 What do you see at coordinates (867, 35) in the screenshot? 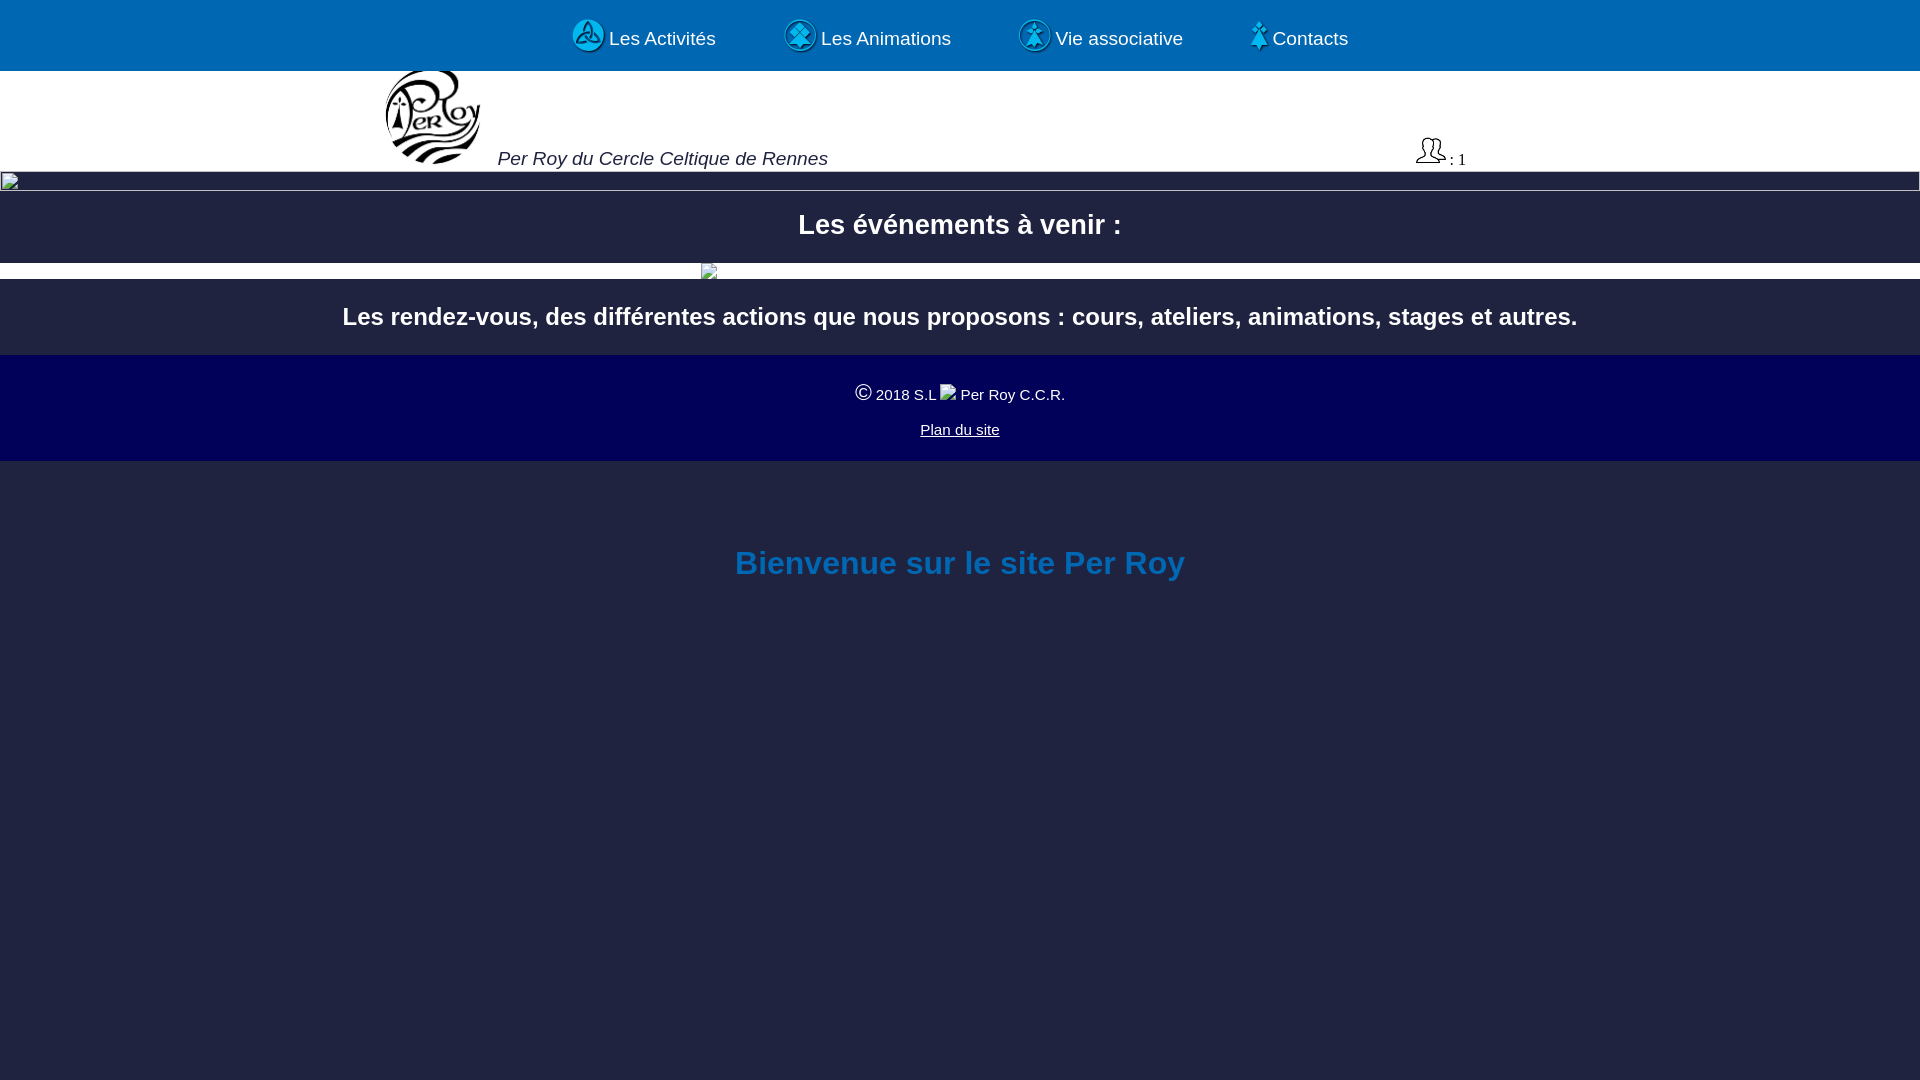
I see `', Les Animations'` at bounding box center [867, 35].